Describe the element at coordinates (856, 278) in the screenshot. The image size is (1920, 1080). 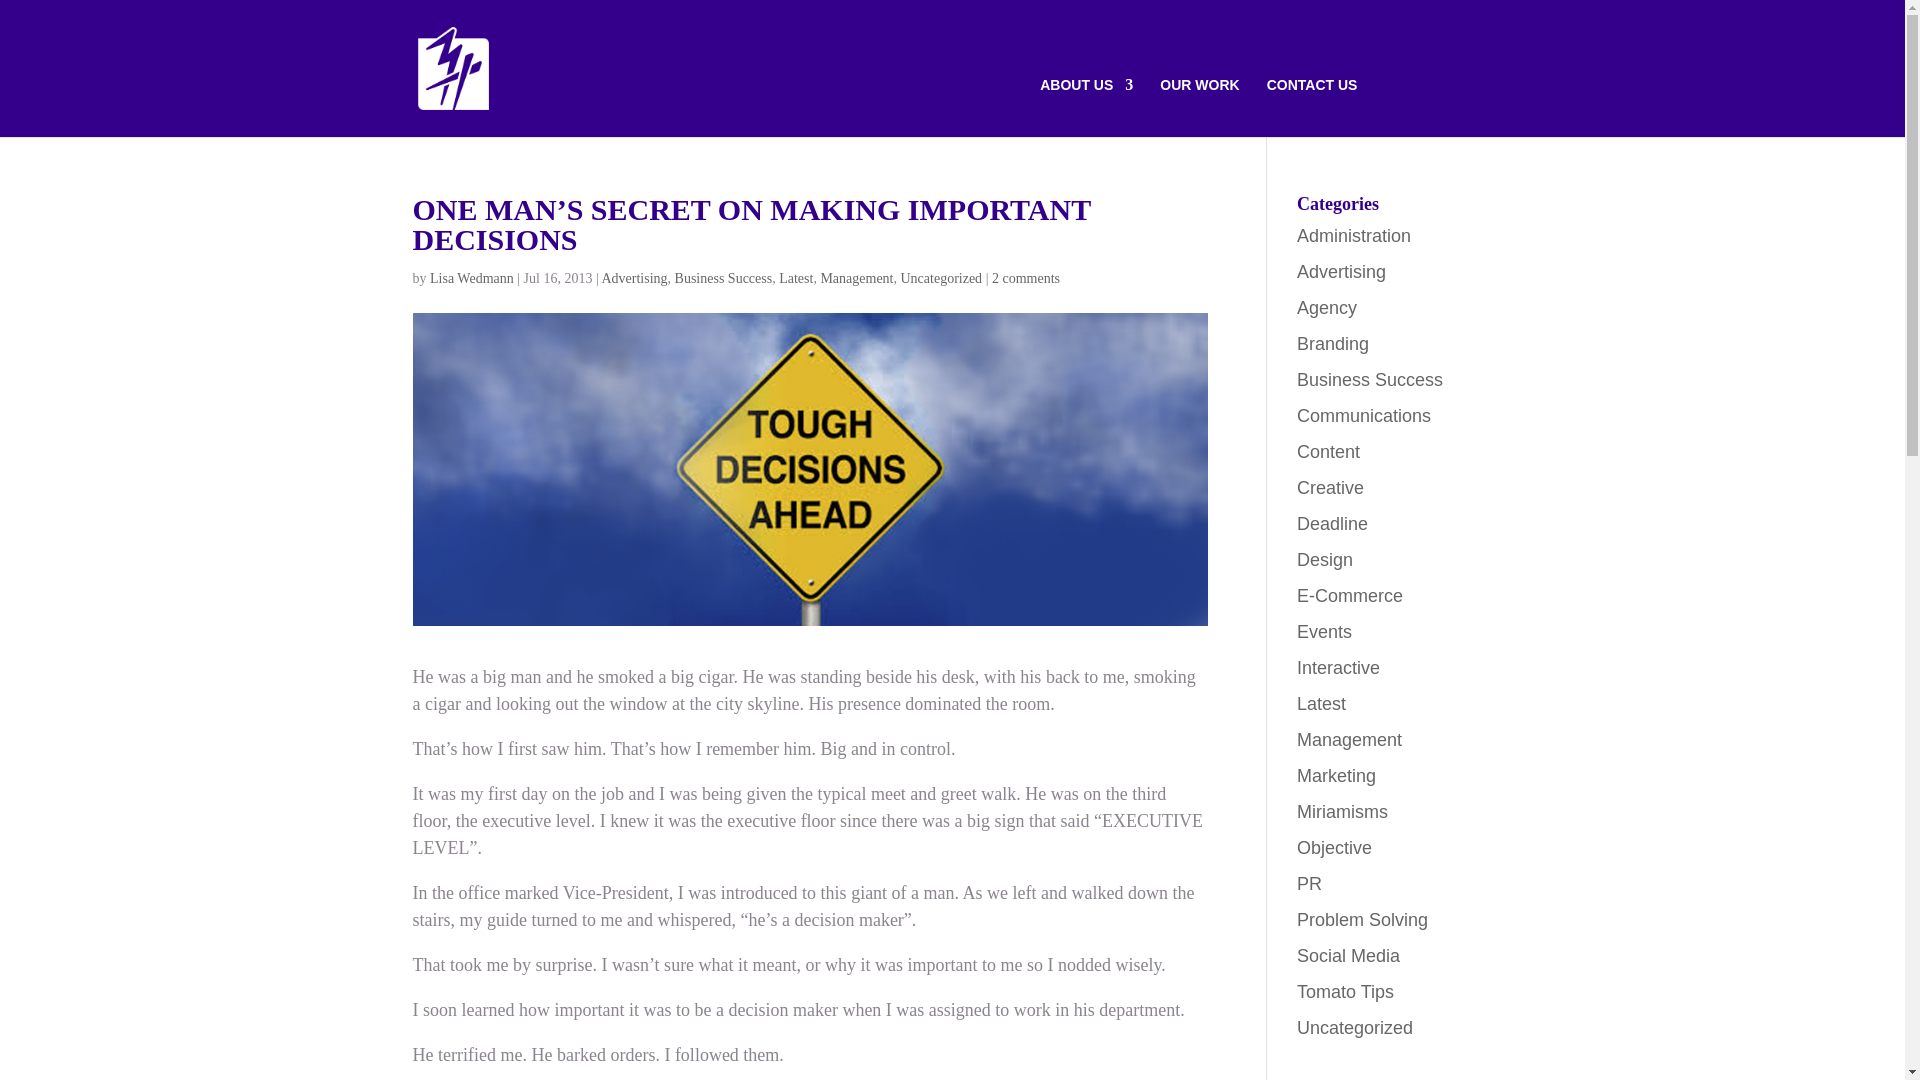
I see `'Management'` at that location.